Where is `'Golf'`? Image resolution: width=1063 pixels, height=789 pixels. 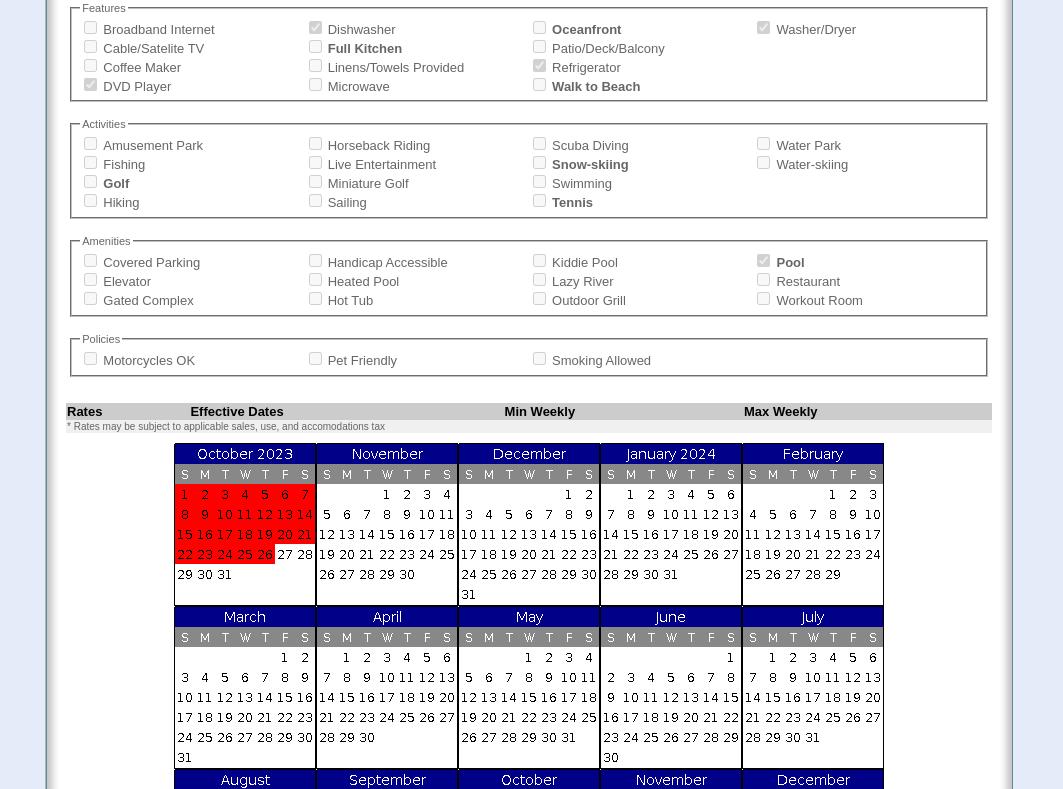
'Golf' is located at coordinates (115, 182).